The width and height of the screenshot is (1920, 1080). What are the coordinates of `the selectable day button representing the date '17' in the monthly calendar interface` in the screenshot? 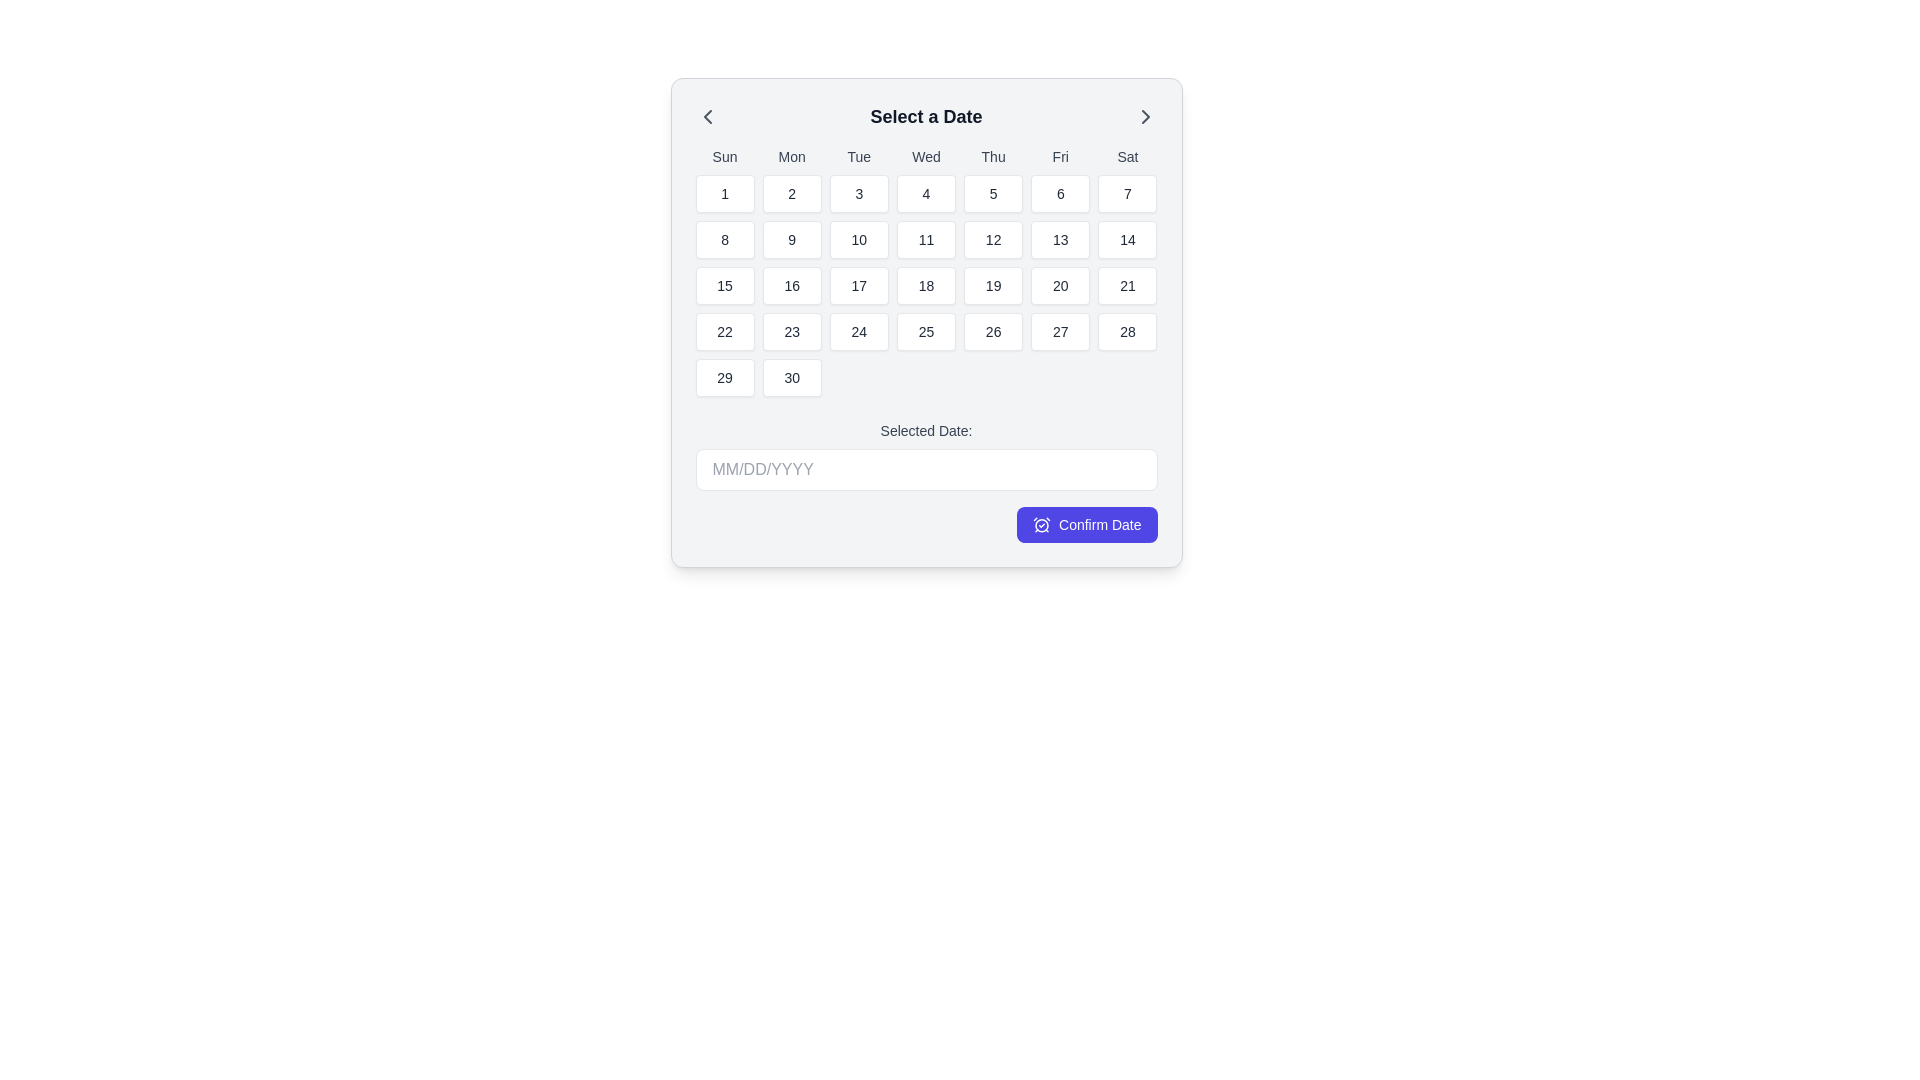 It's located at (859, 285).